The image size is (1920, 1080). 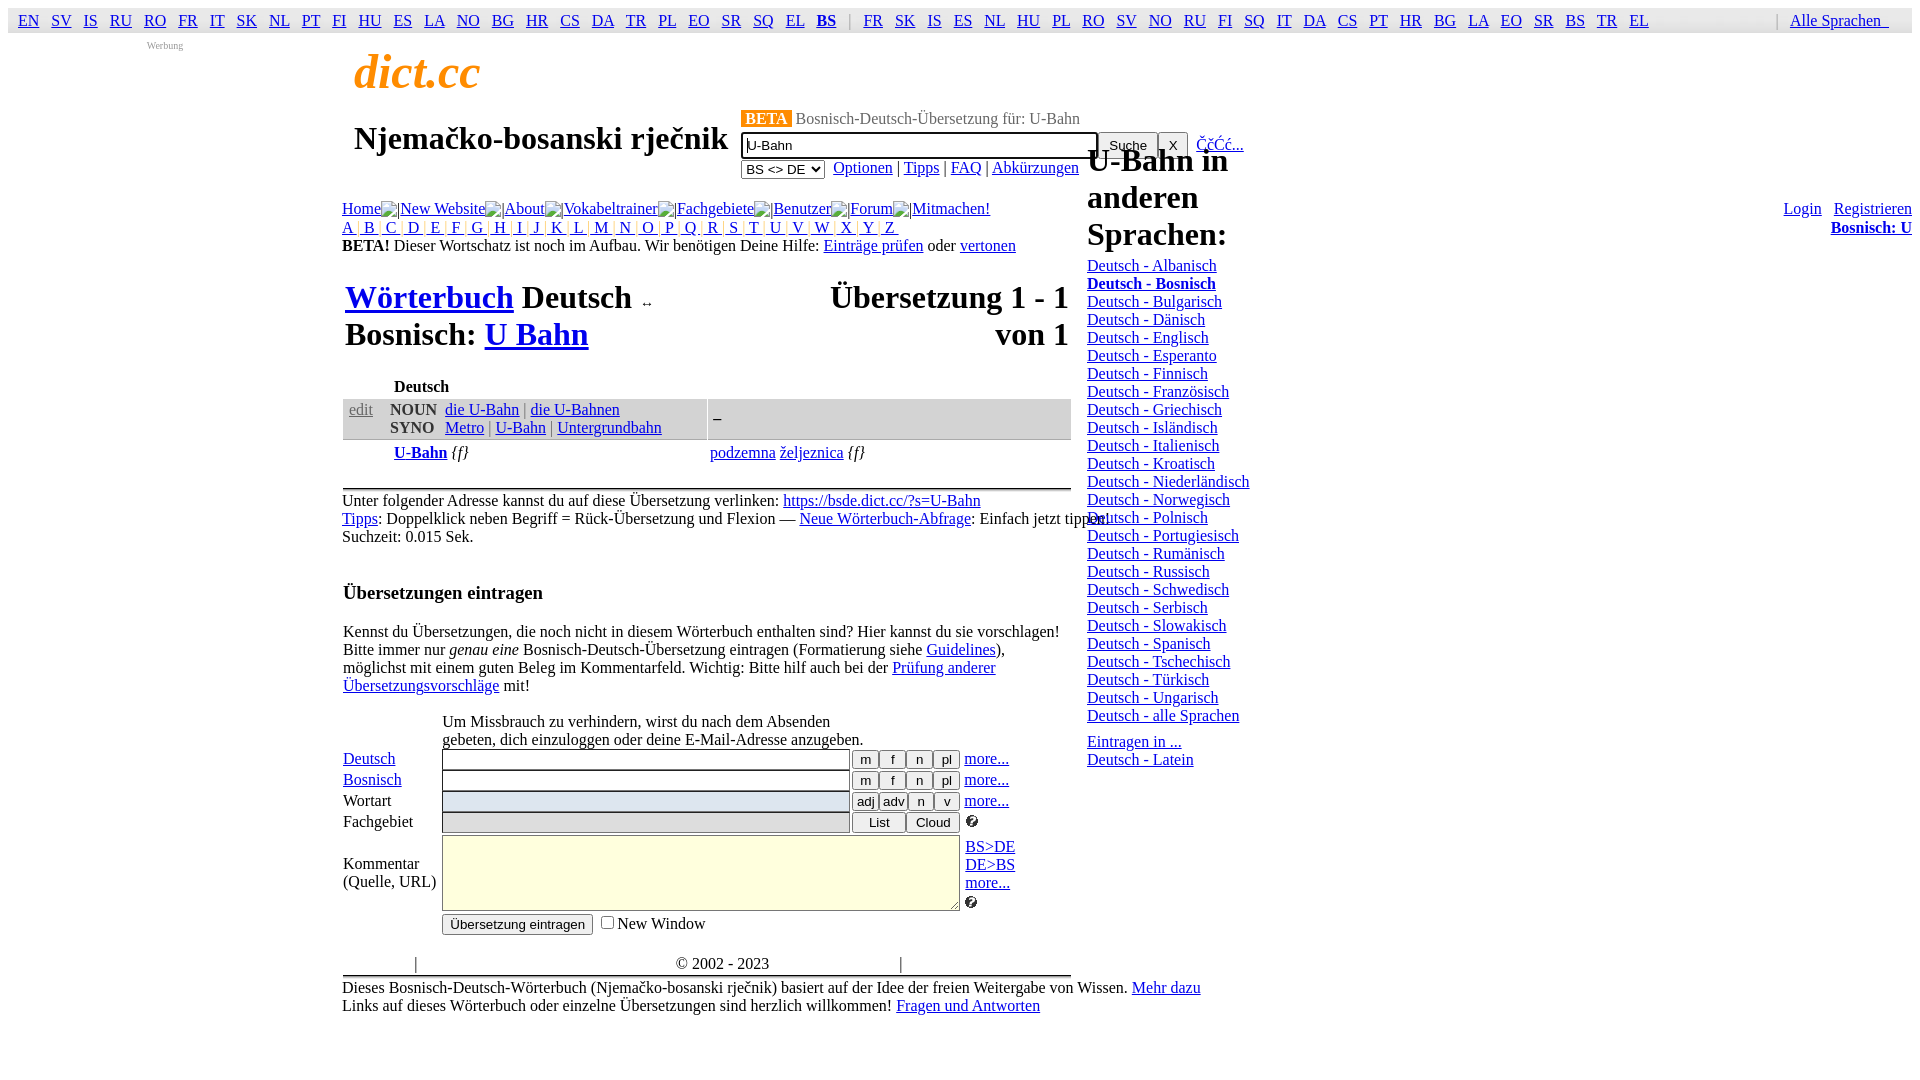 What do you see at coordinates (983, 20) in the screenshot?
I see `'NL'` at bounding box center [983, 20].